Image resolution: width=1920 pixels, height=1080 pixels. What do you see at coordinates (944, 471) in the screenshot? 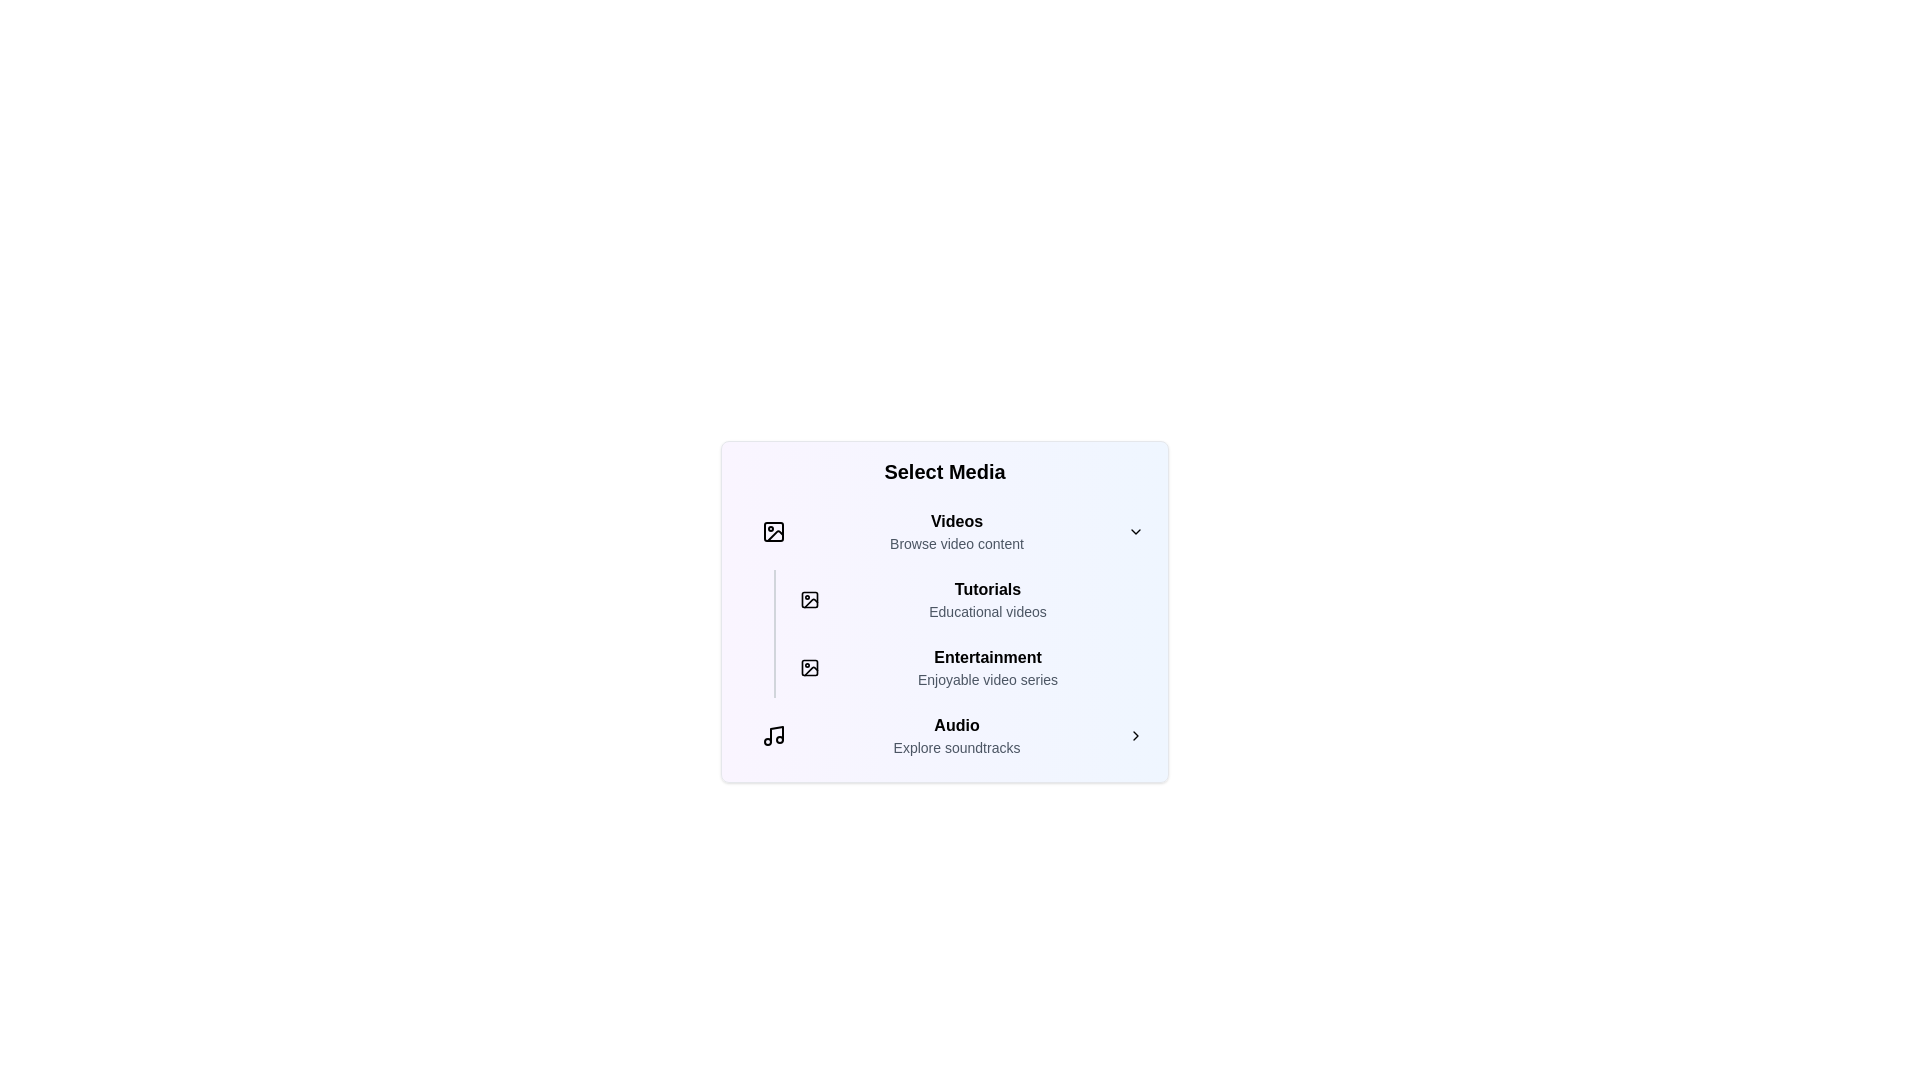
I see `the 'Select Media' heading, which is a bold text element located at the top of a card-like interface with a gradient background` at bounding box center [944, 471].